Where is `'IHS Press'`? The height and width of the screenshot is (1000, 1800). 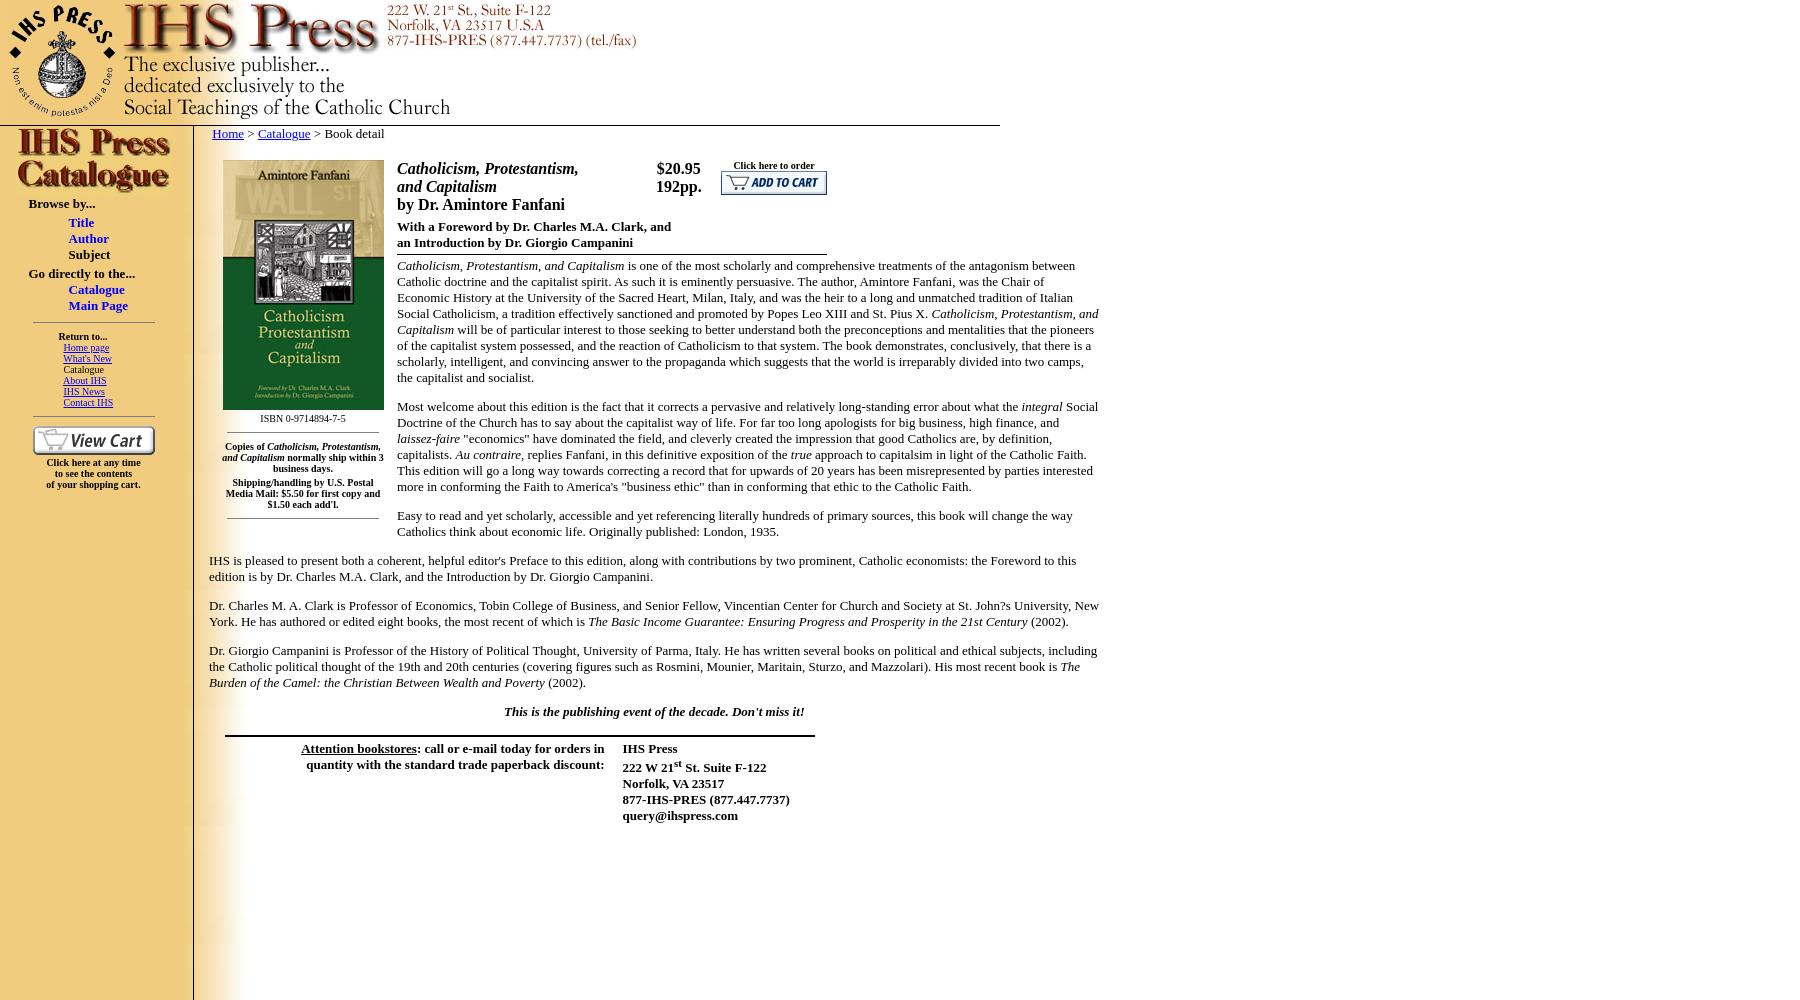
'IHS Press' is located at coordinates (649, 747).